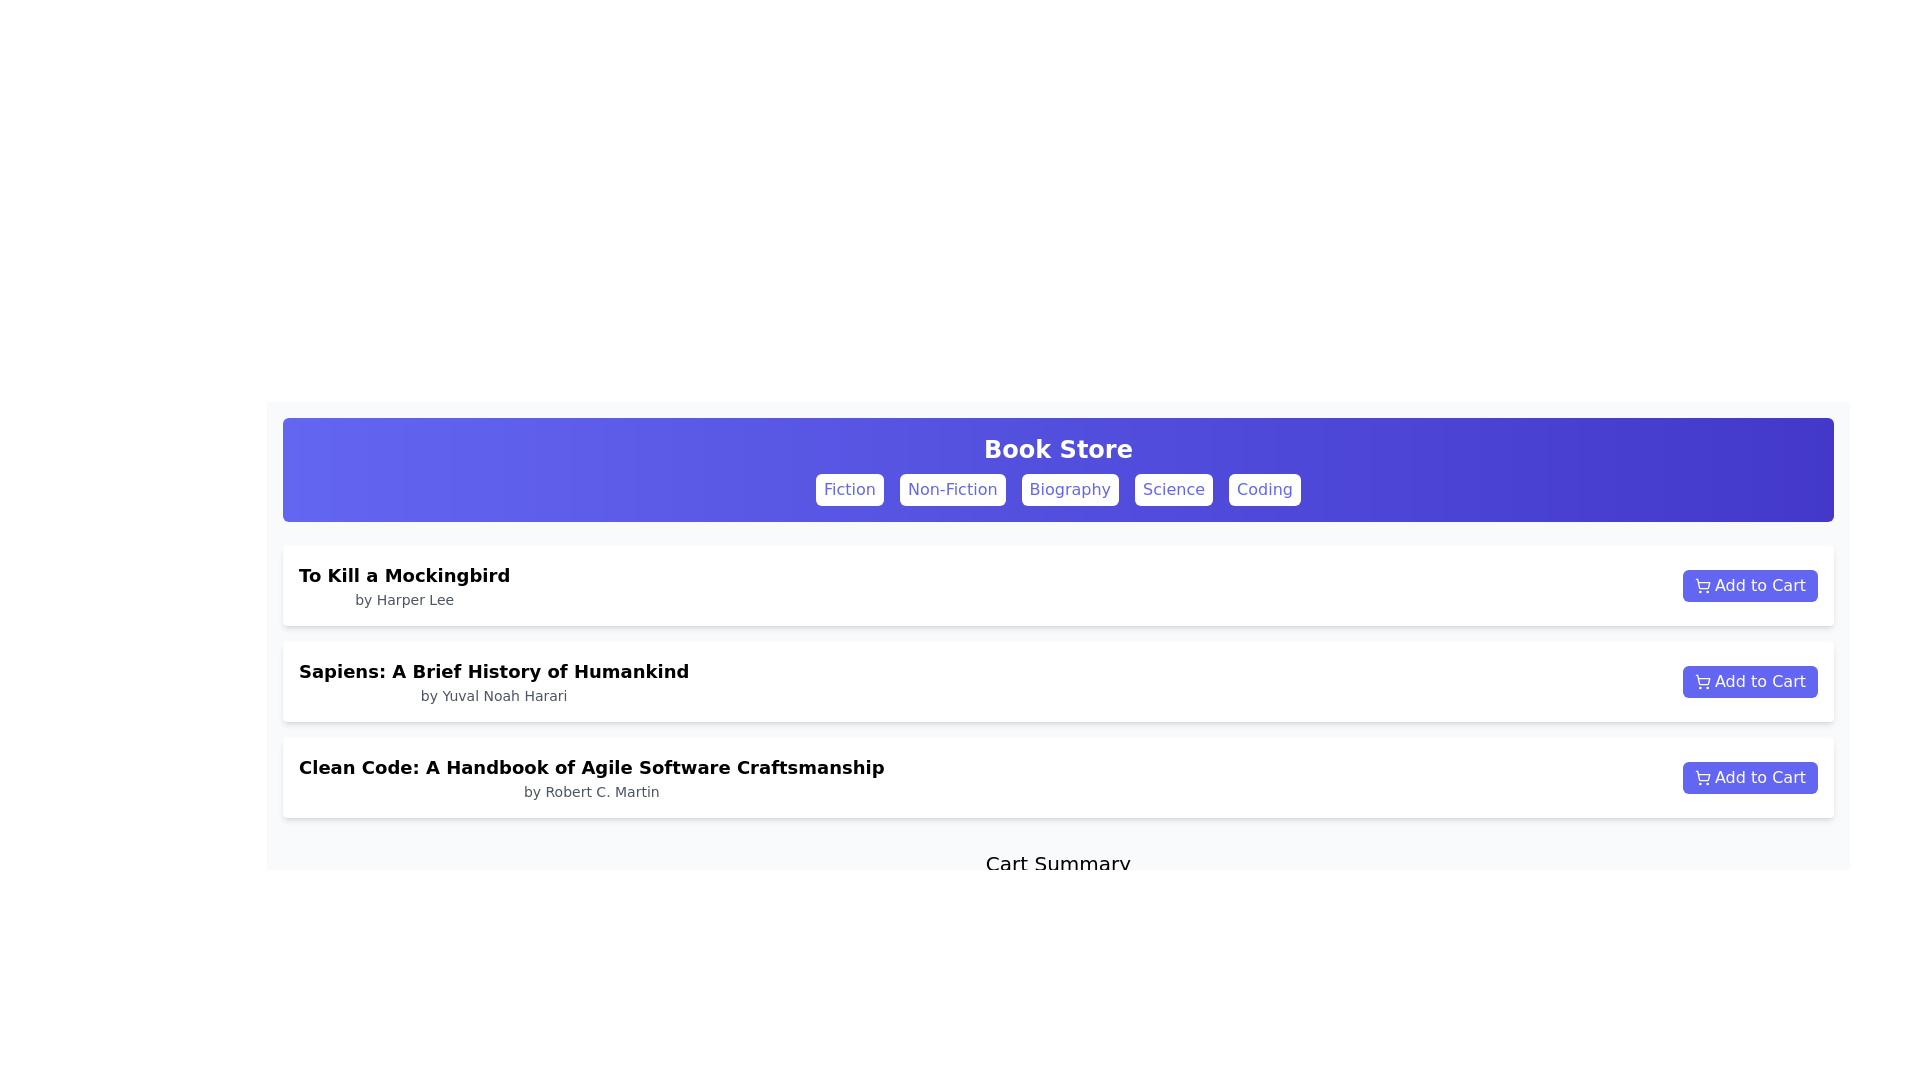 This screenshot has height=1080, width=1920. I want to click on the 'Biography' category selector button, which is the third button in a horizontal list of five buttons labeled 'Fiction', 'Non-Fiction', 'Biography', 'Science', and 'Coding', so click(1069, 489).